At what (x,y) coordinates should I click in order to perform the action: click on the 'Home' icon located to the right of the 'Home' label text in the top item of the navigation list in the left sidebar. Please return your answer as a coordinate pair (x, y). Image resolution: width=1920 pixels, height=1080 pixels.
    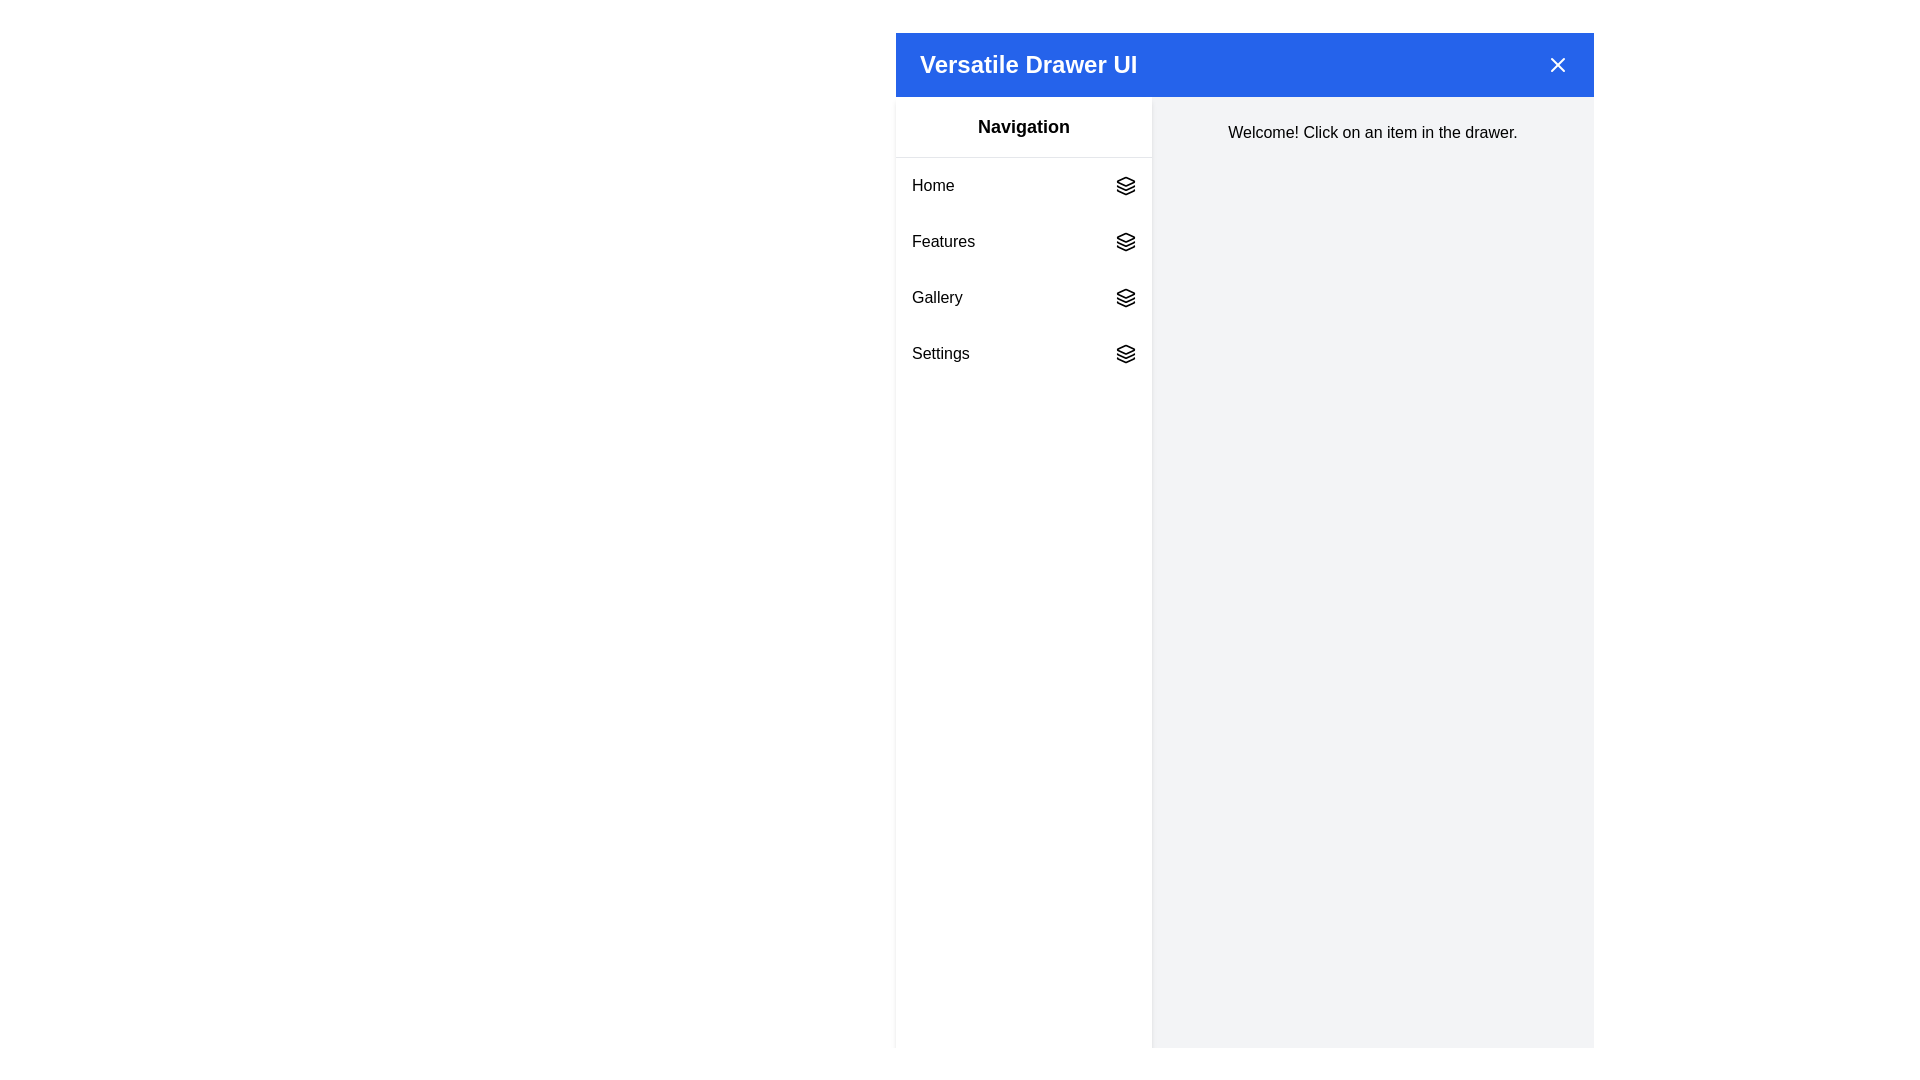
    Looking at the image, I should click on (1126, 185).